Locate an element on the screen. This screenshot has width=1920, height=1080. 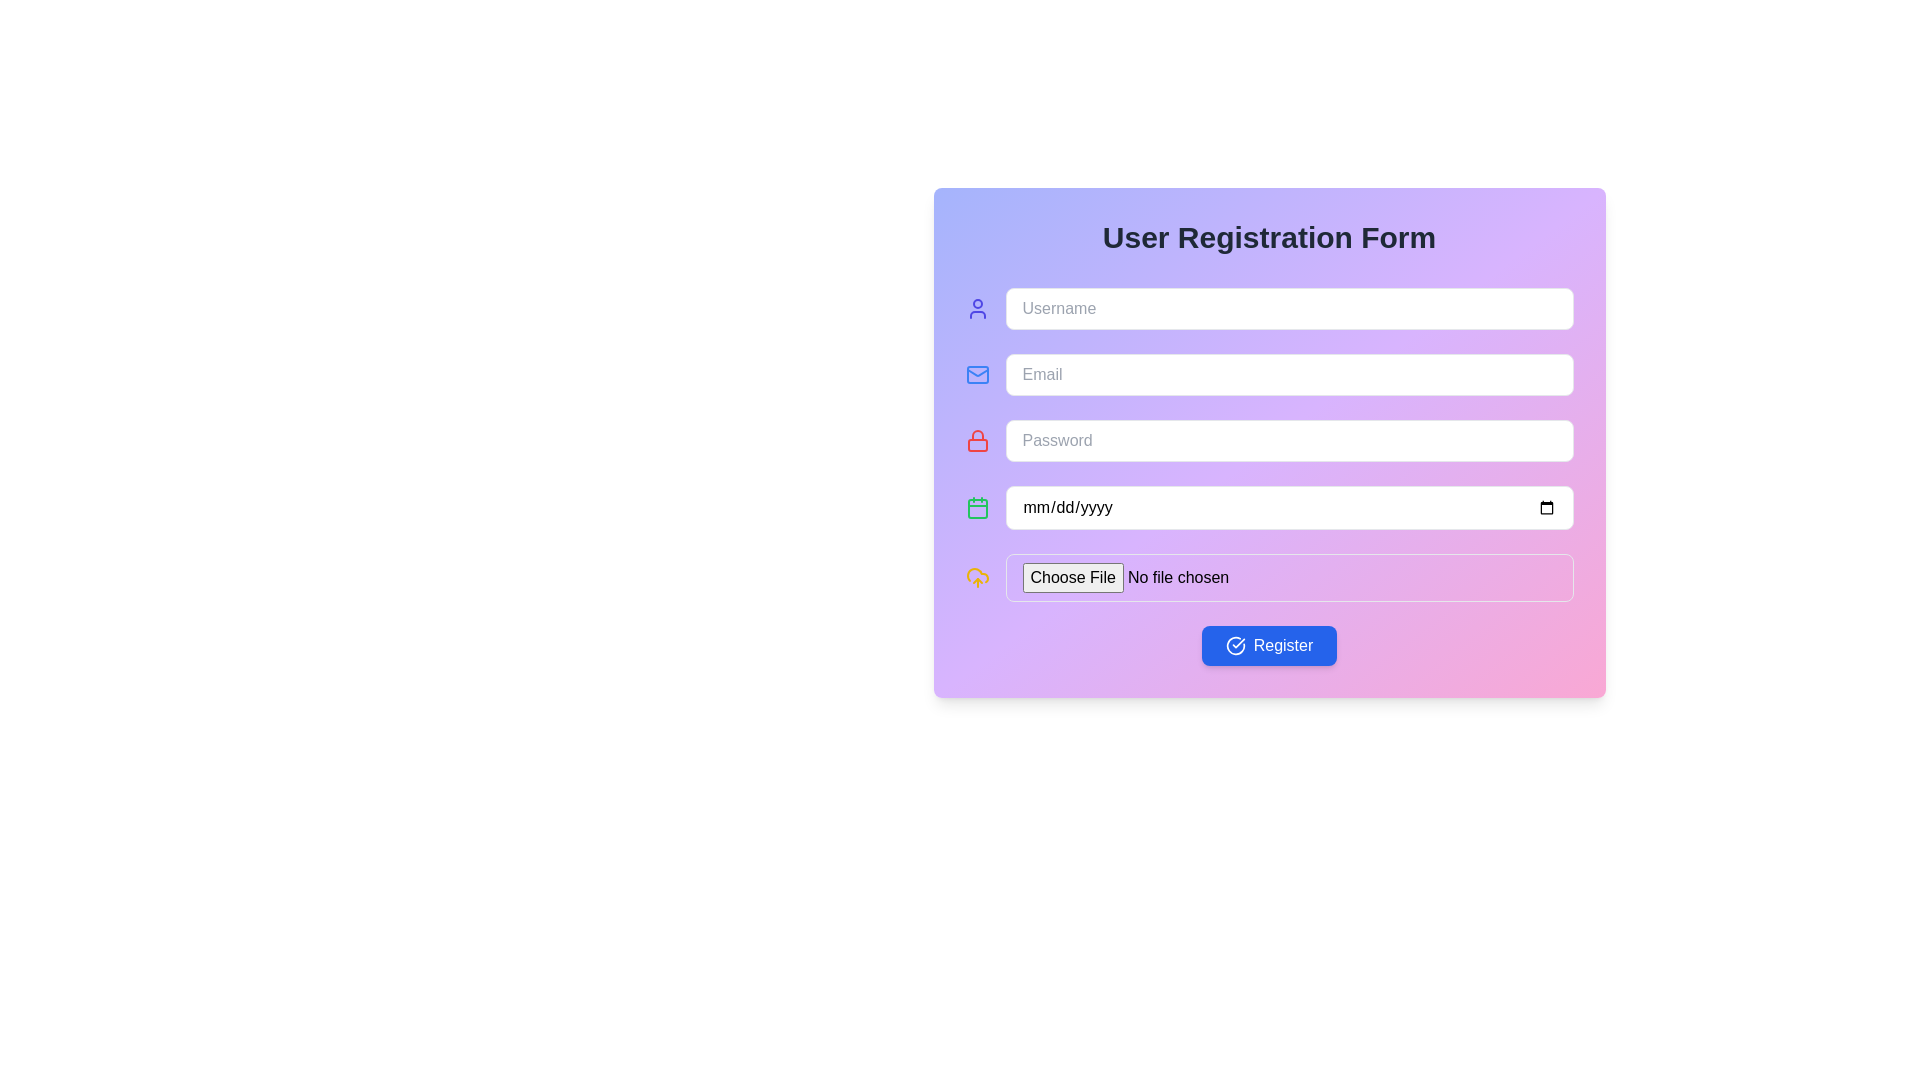
the envelope icon graphic, which is blue is located at coordinates (977, 374).